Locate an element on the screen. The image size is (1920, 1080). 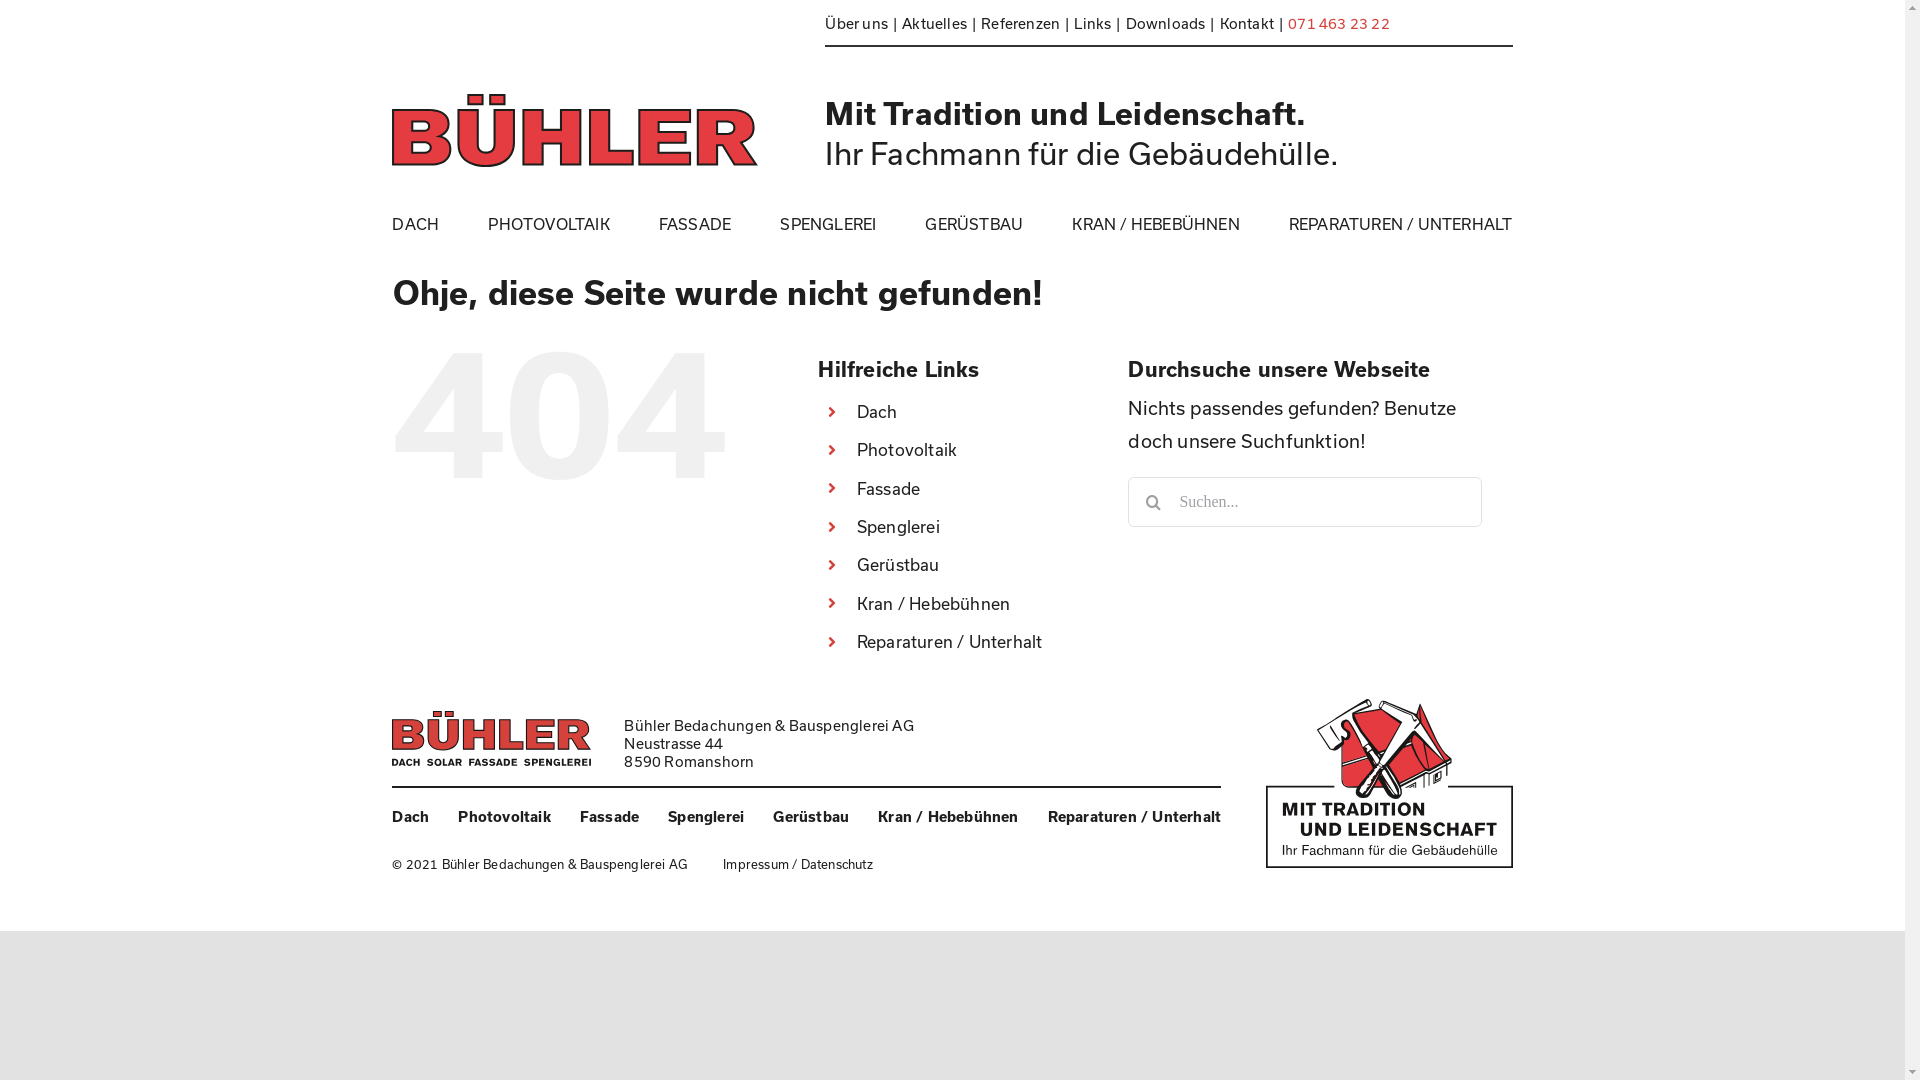
'Dach' is located at coordinates (409, 816).